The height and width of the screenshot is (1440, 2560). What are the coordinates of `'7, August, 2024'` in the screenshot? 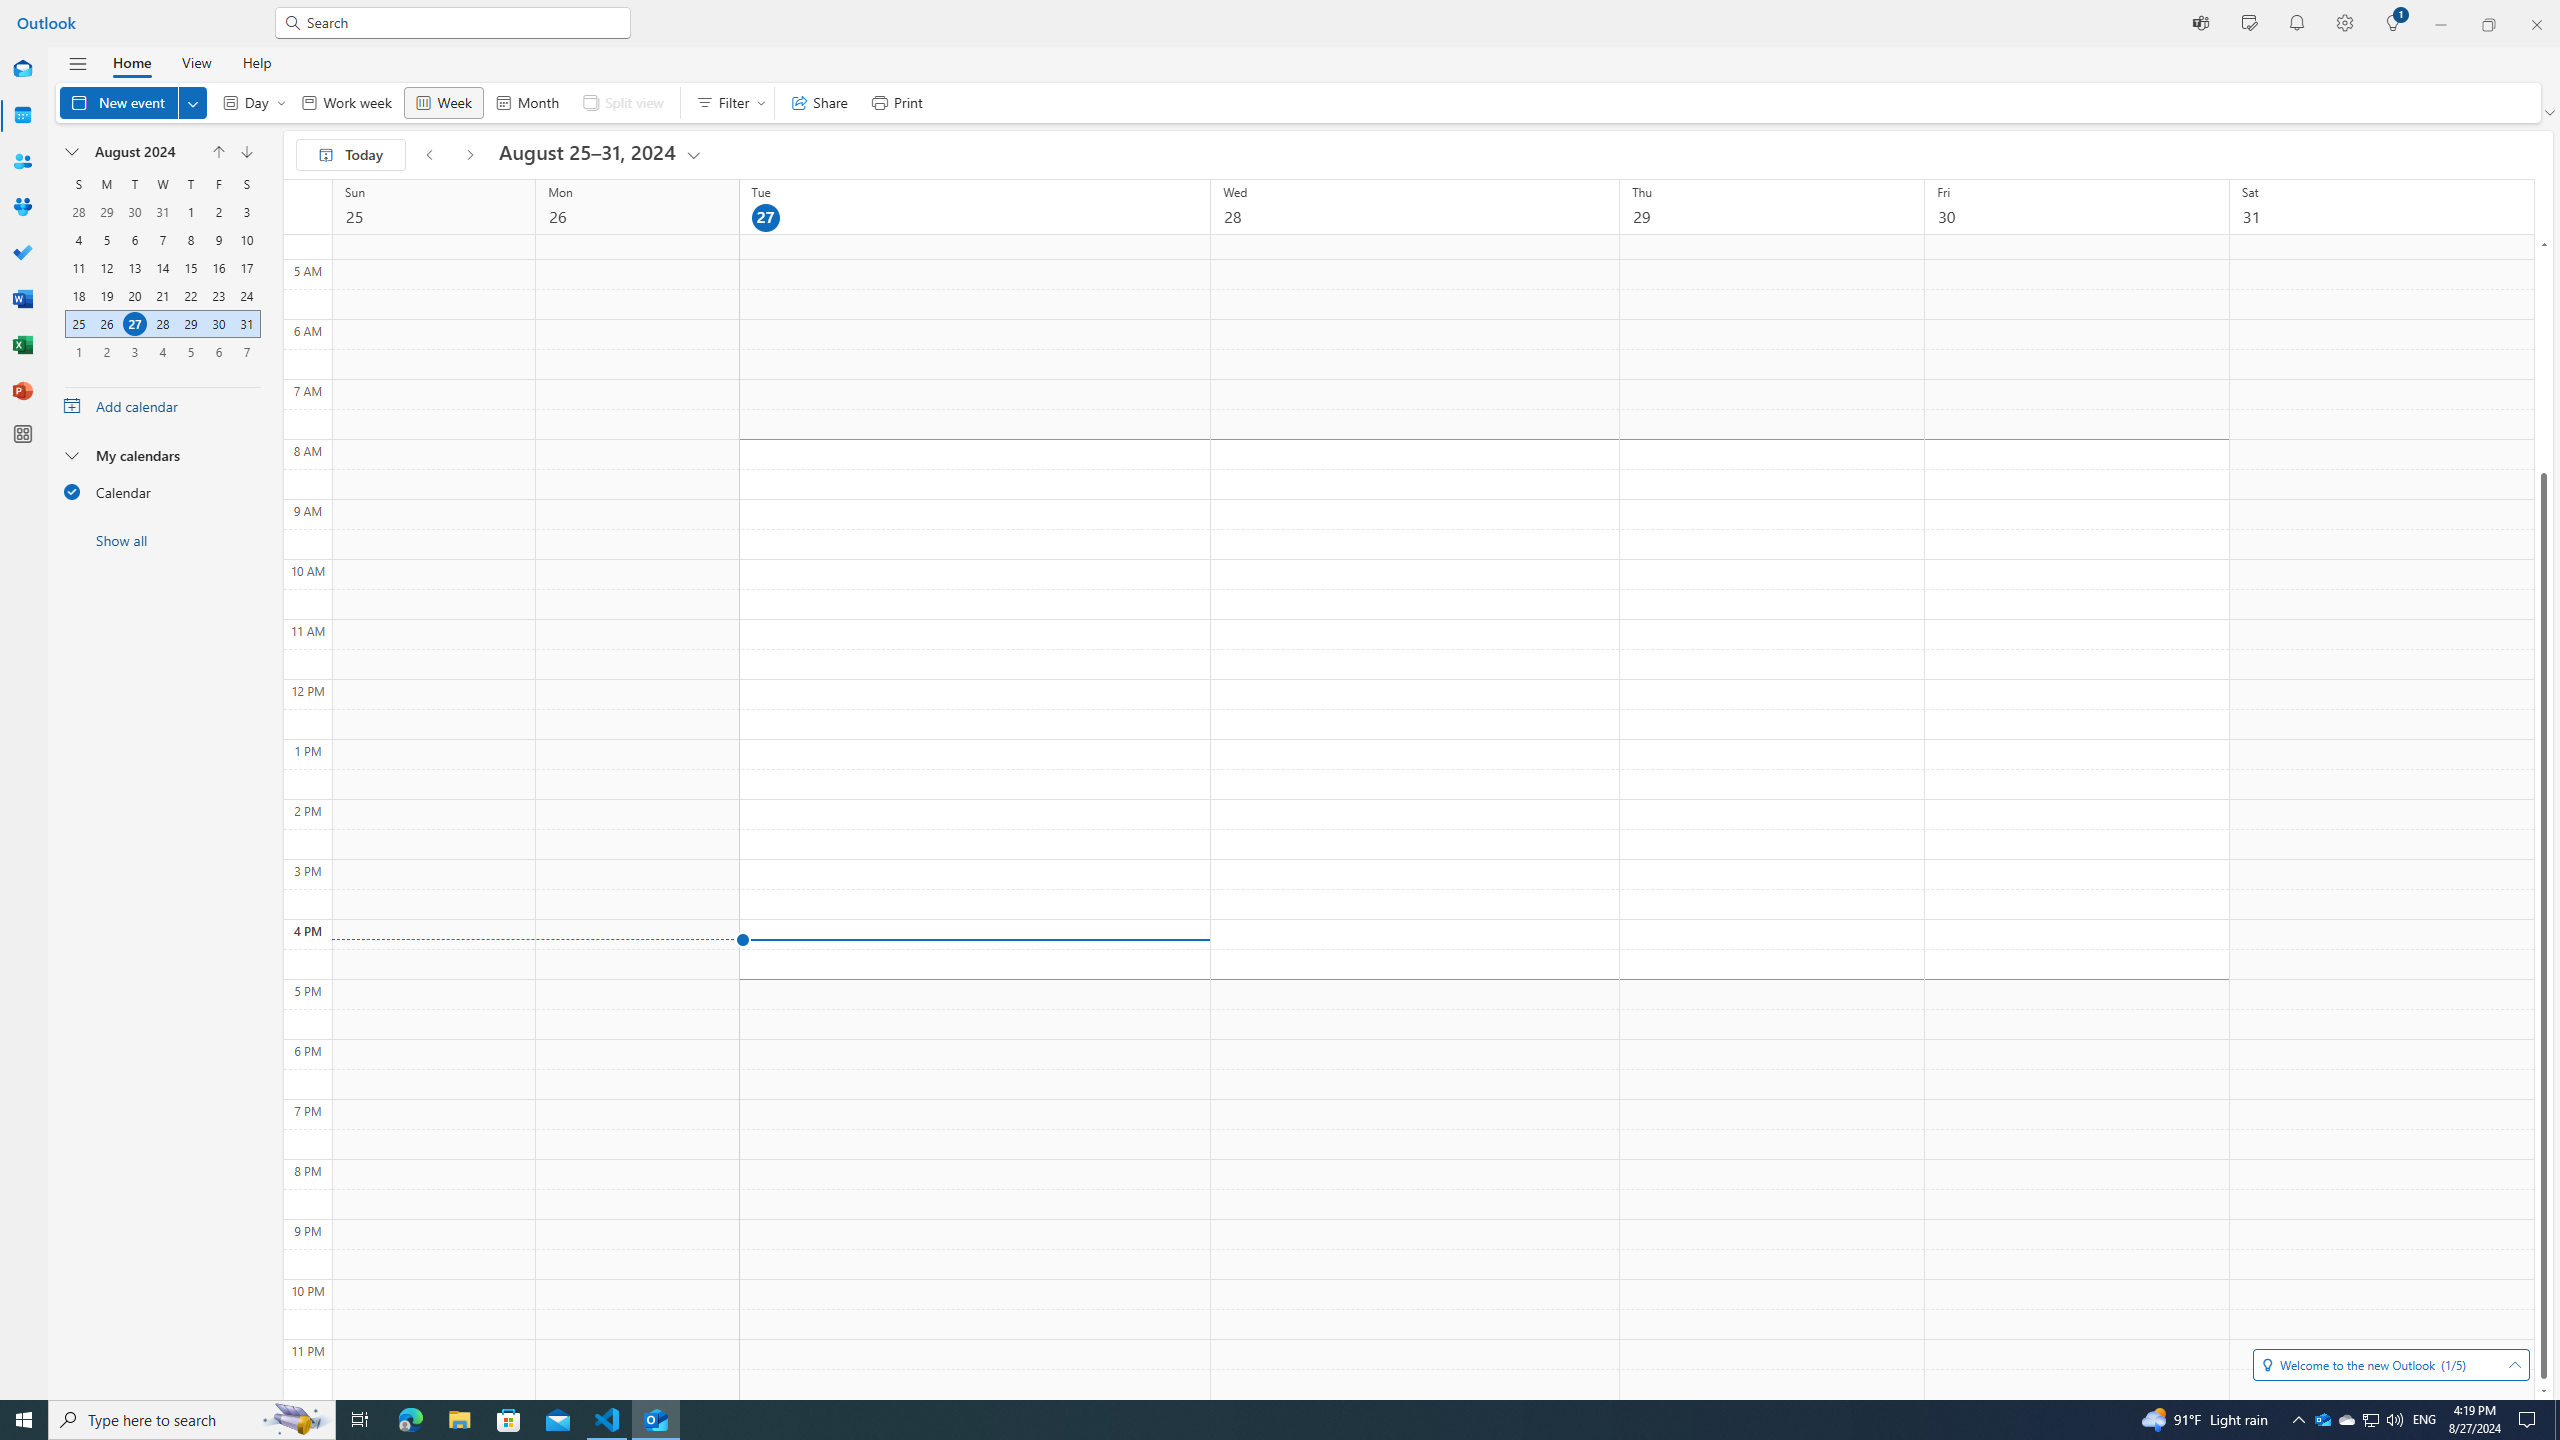 It's located at (162, 238).